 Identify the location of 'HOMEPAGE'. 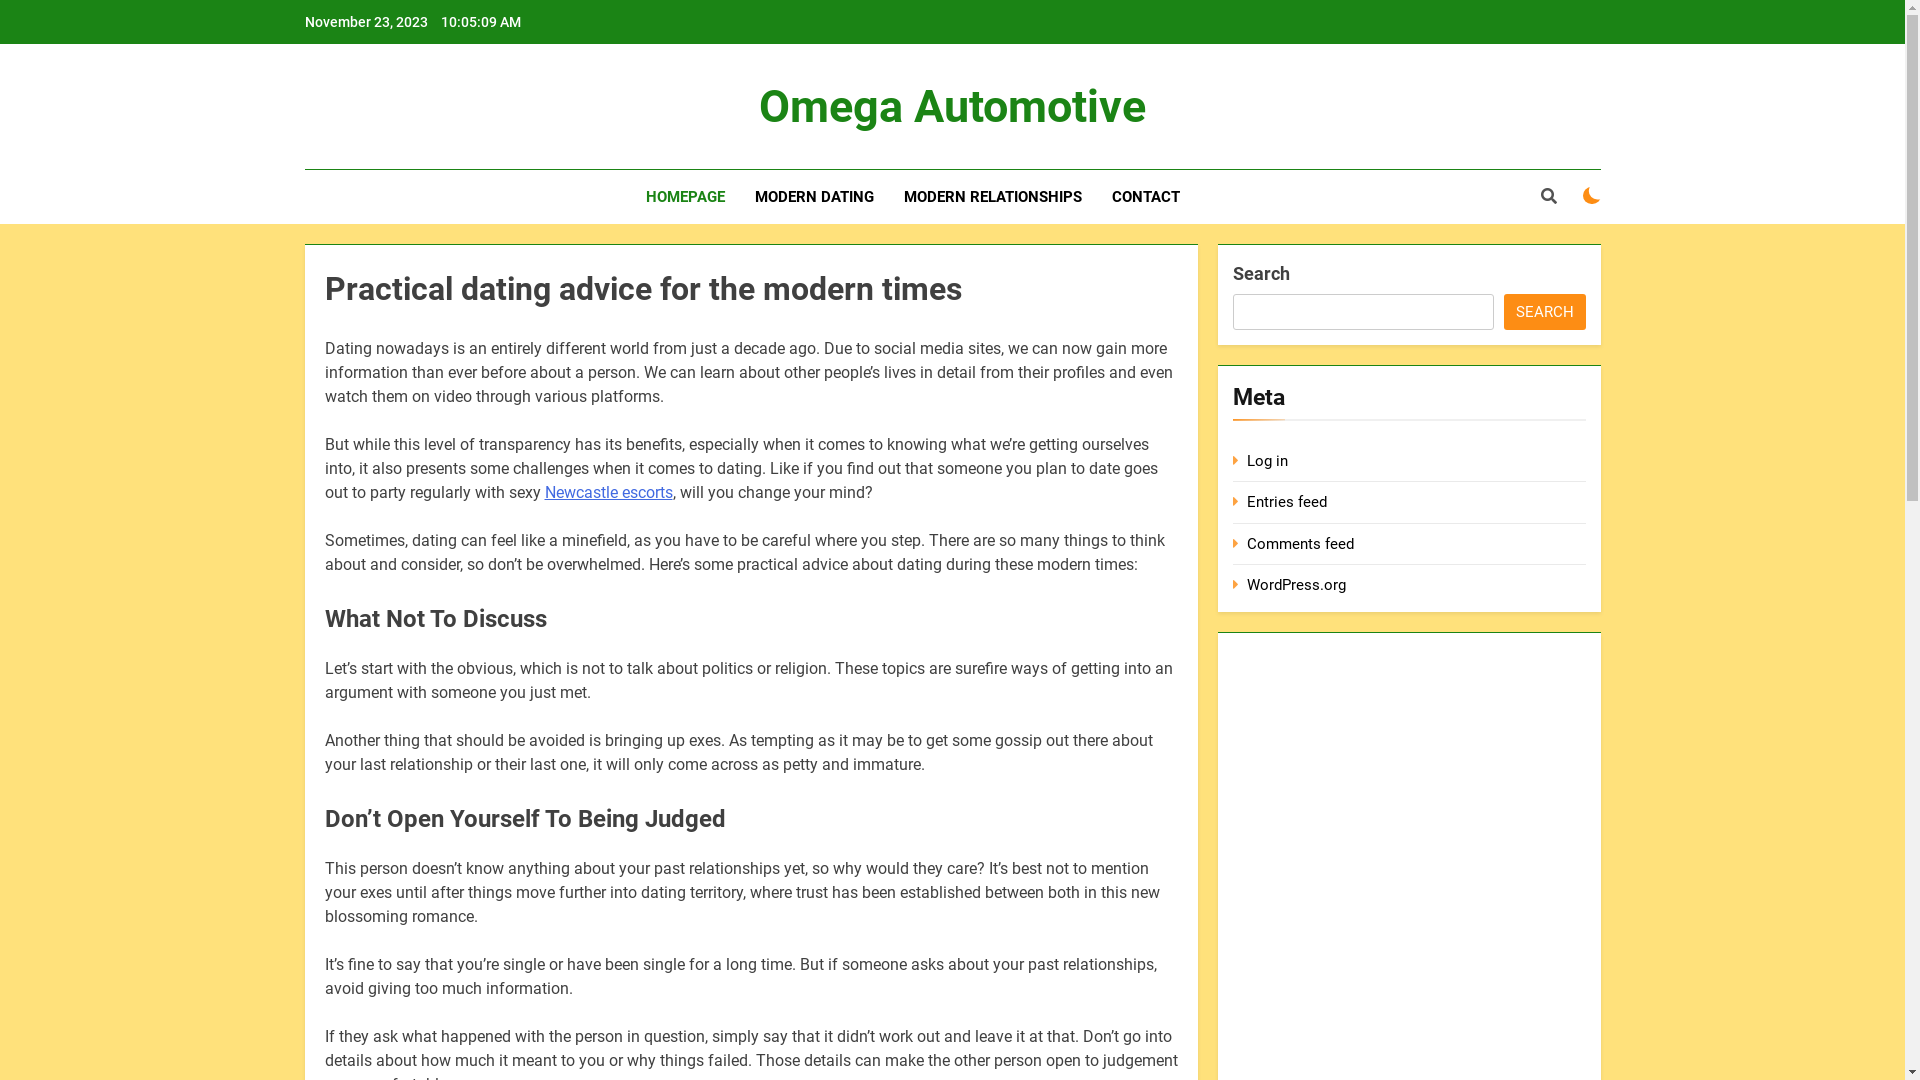
(685, 196).